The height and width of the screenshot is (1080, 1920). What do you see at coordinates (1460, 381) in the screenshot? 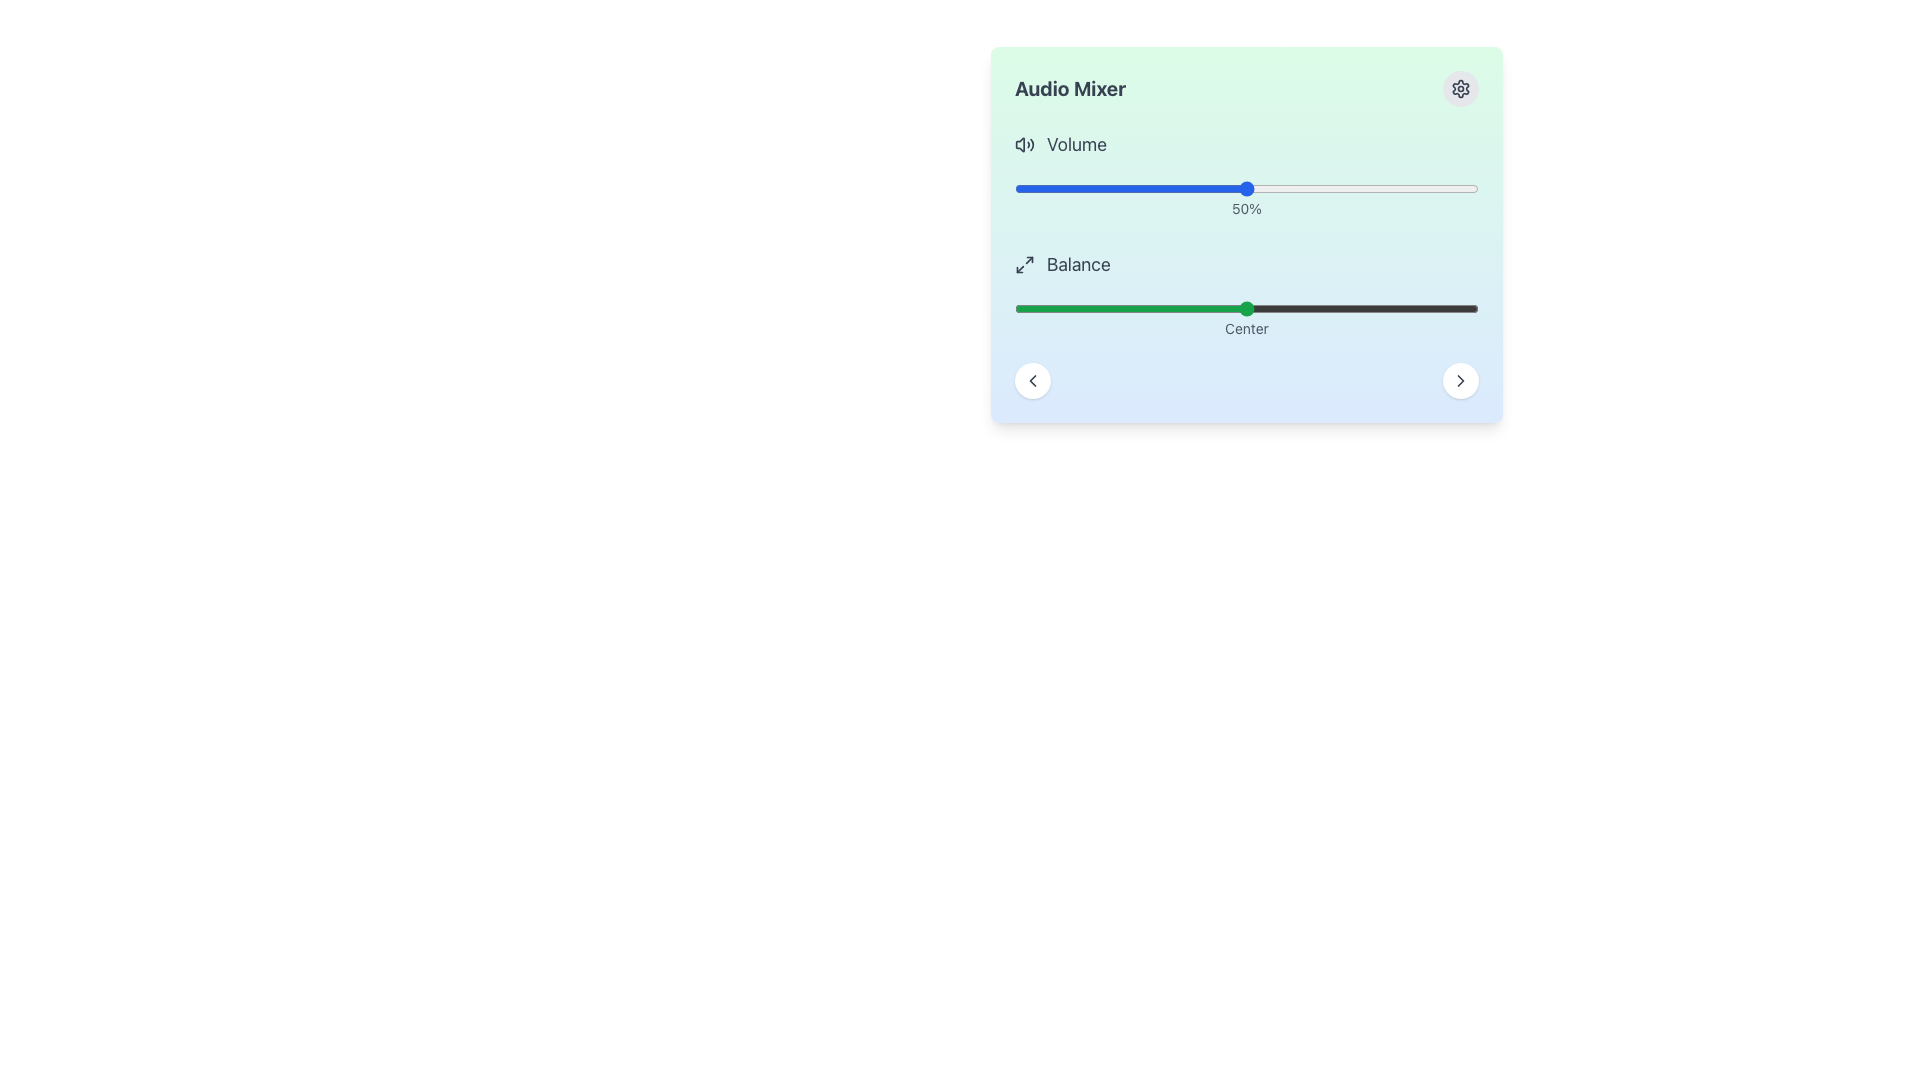
I see `the navigational SVG icon located in the bottom-right corner of the panel` at bounding box center [1460, 381].